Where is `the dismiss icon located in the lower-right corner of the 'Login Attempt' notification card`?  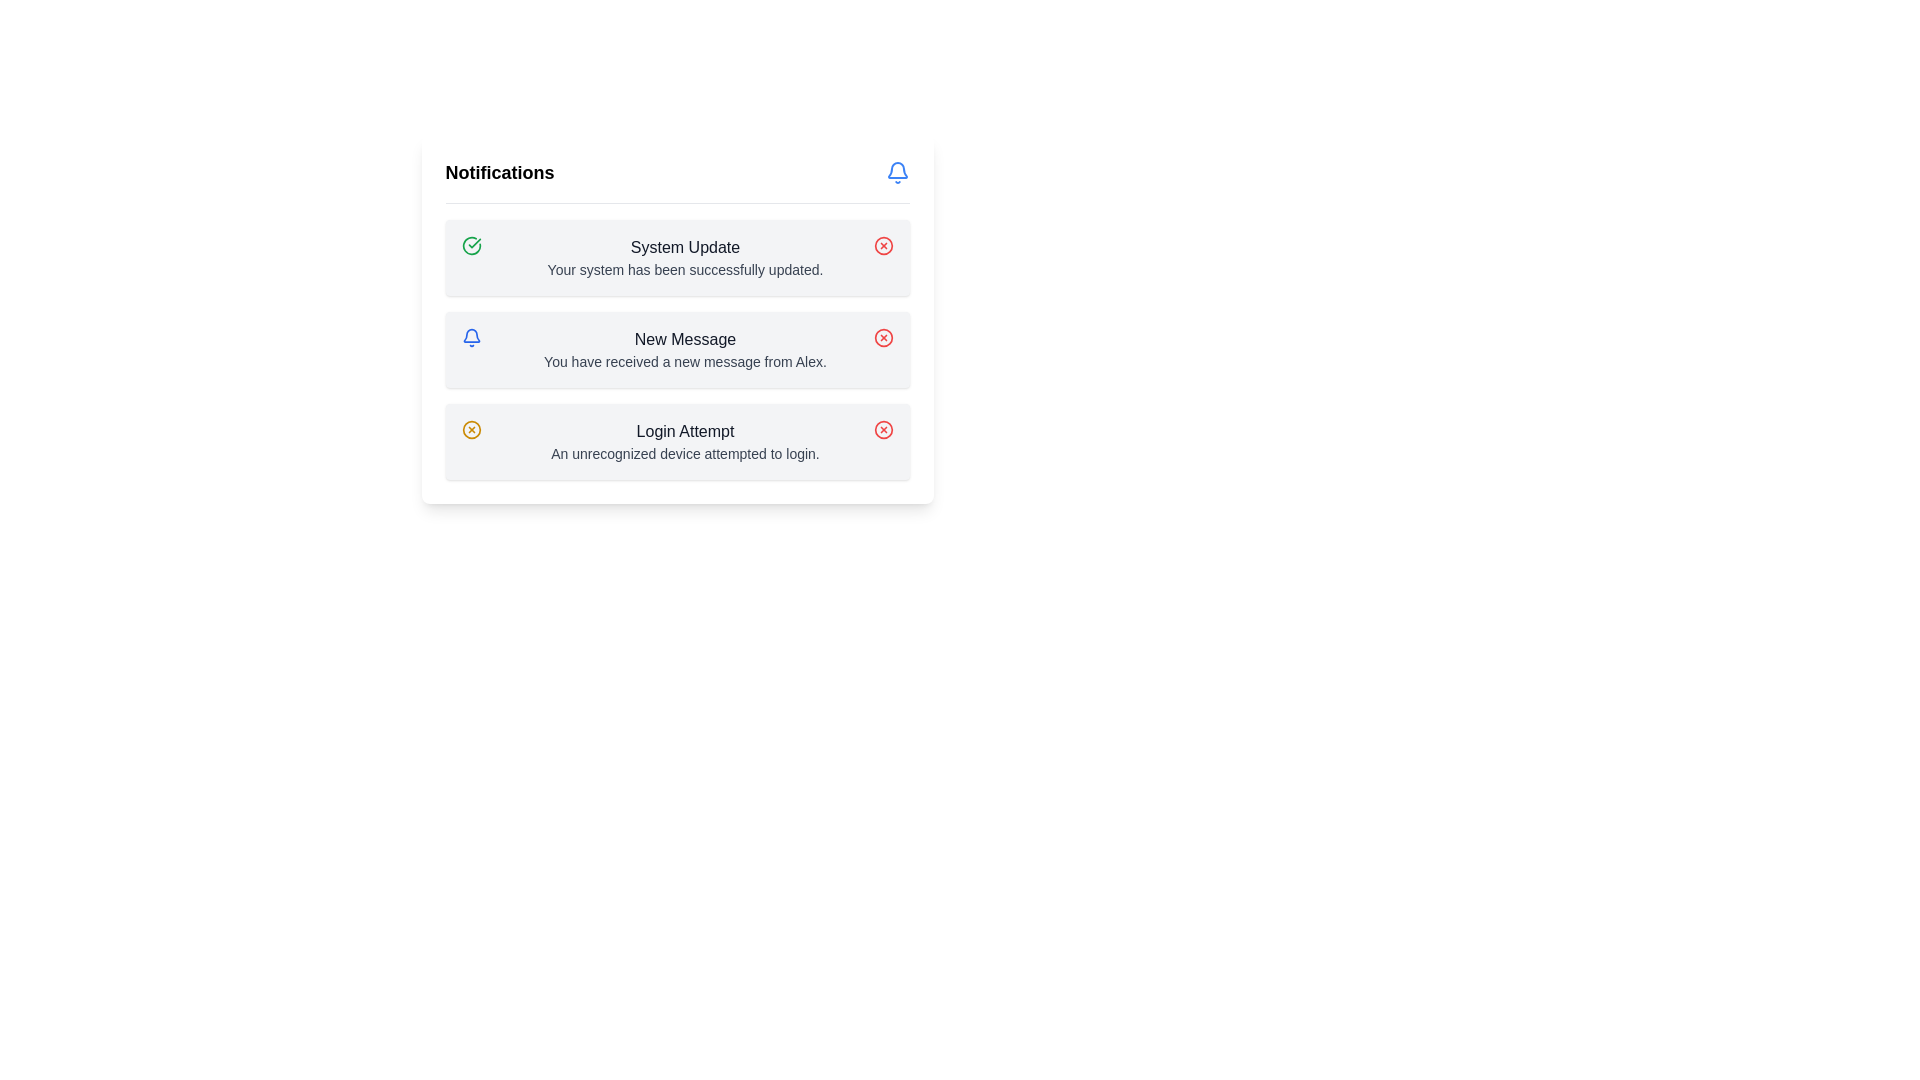
the dismiss icon located in the lower-right corner of the 'Login Attempt' notification card is located at coordinates (882, 428).